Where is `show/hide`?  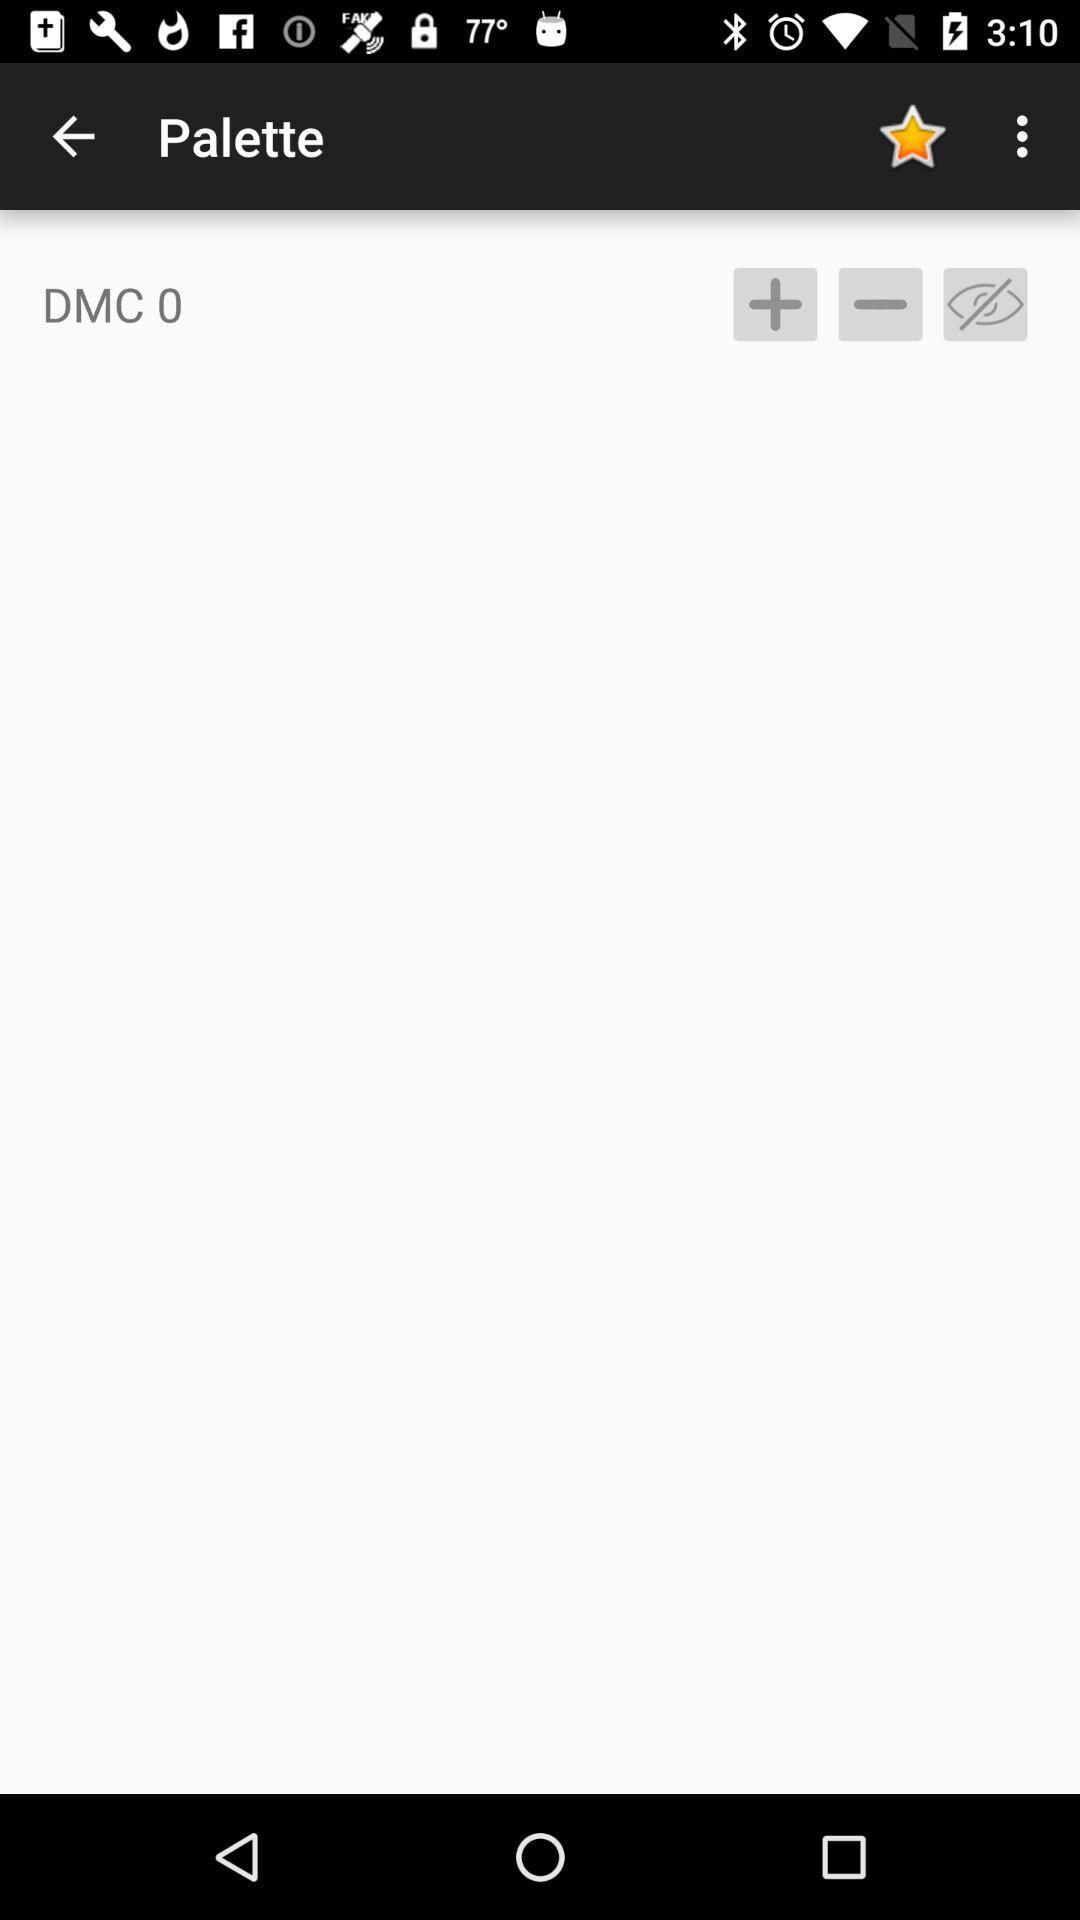
show/hide is located at coordinates (984, 303).